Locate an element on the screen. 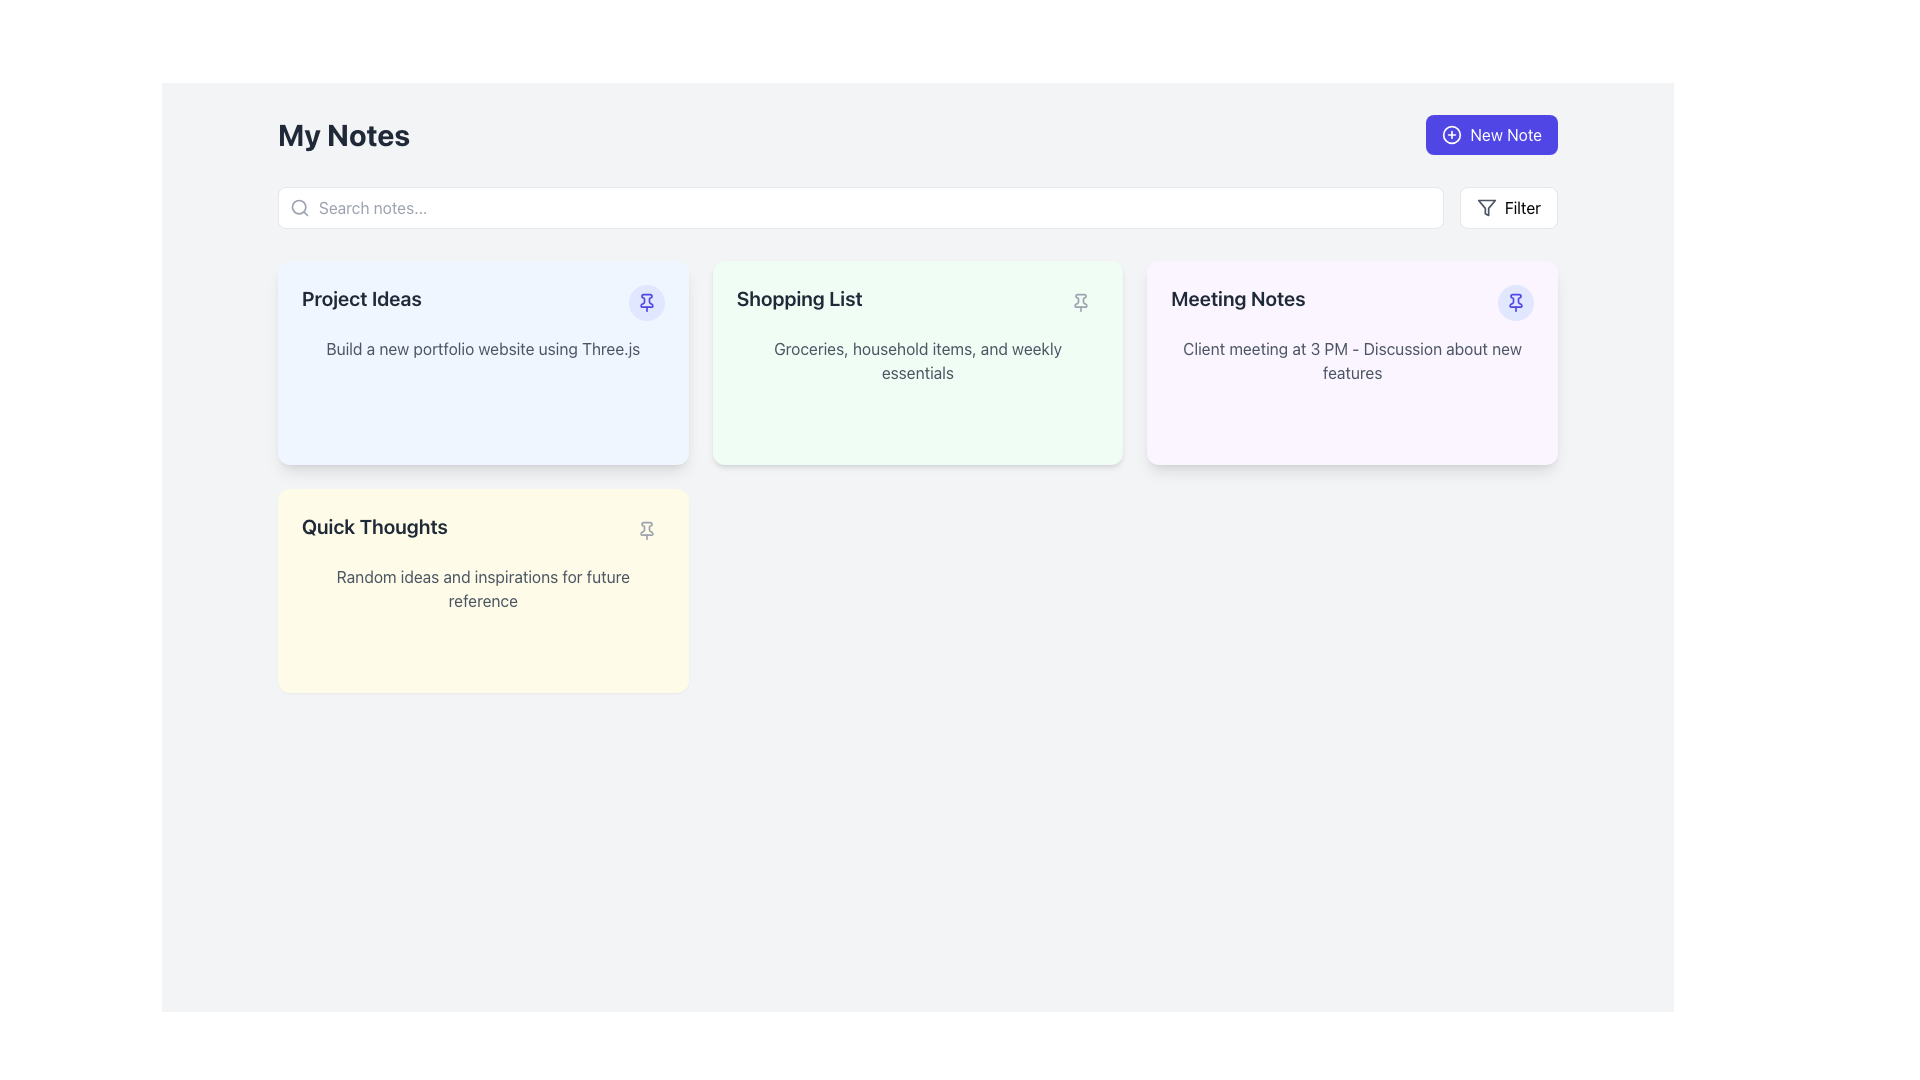 The image size is (1920, 1080). the 'add' icon for creating a new note, which is located in the top-right corner of the interface and is rendered in a vivid purple color is located at coordinates (1452, 135).